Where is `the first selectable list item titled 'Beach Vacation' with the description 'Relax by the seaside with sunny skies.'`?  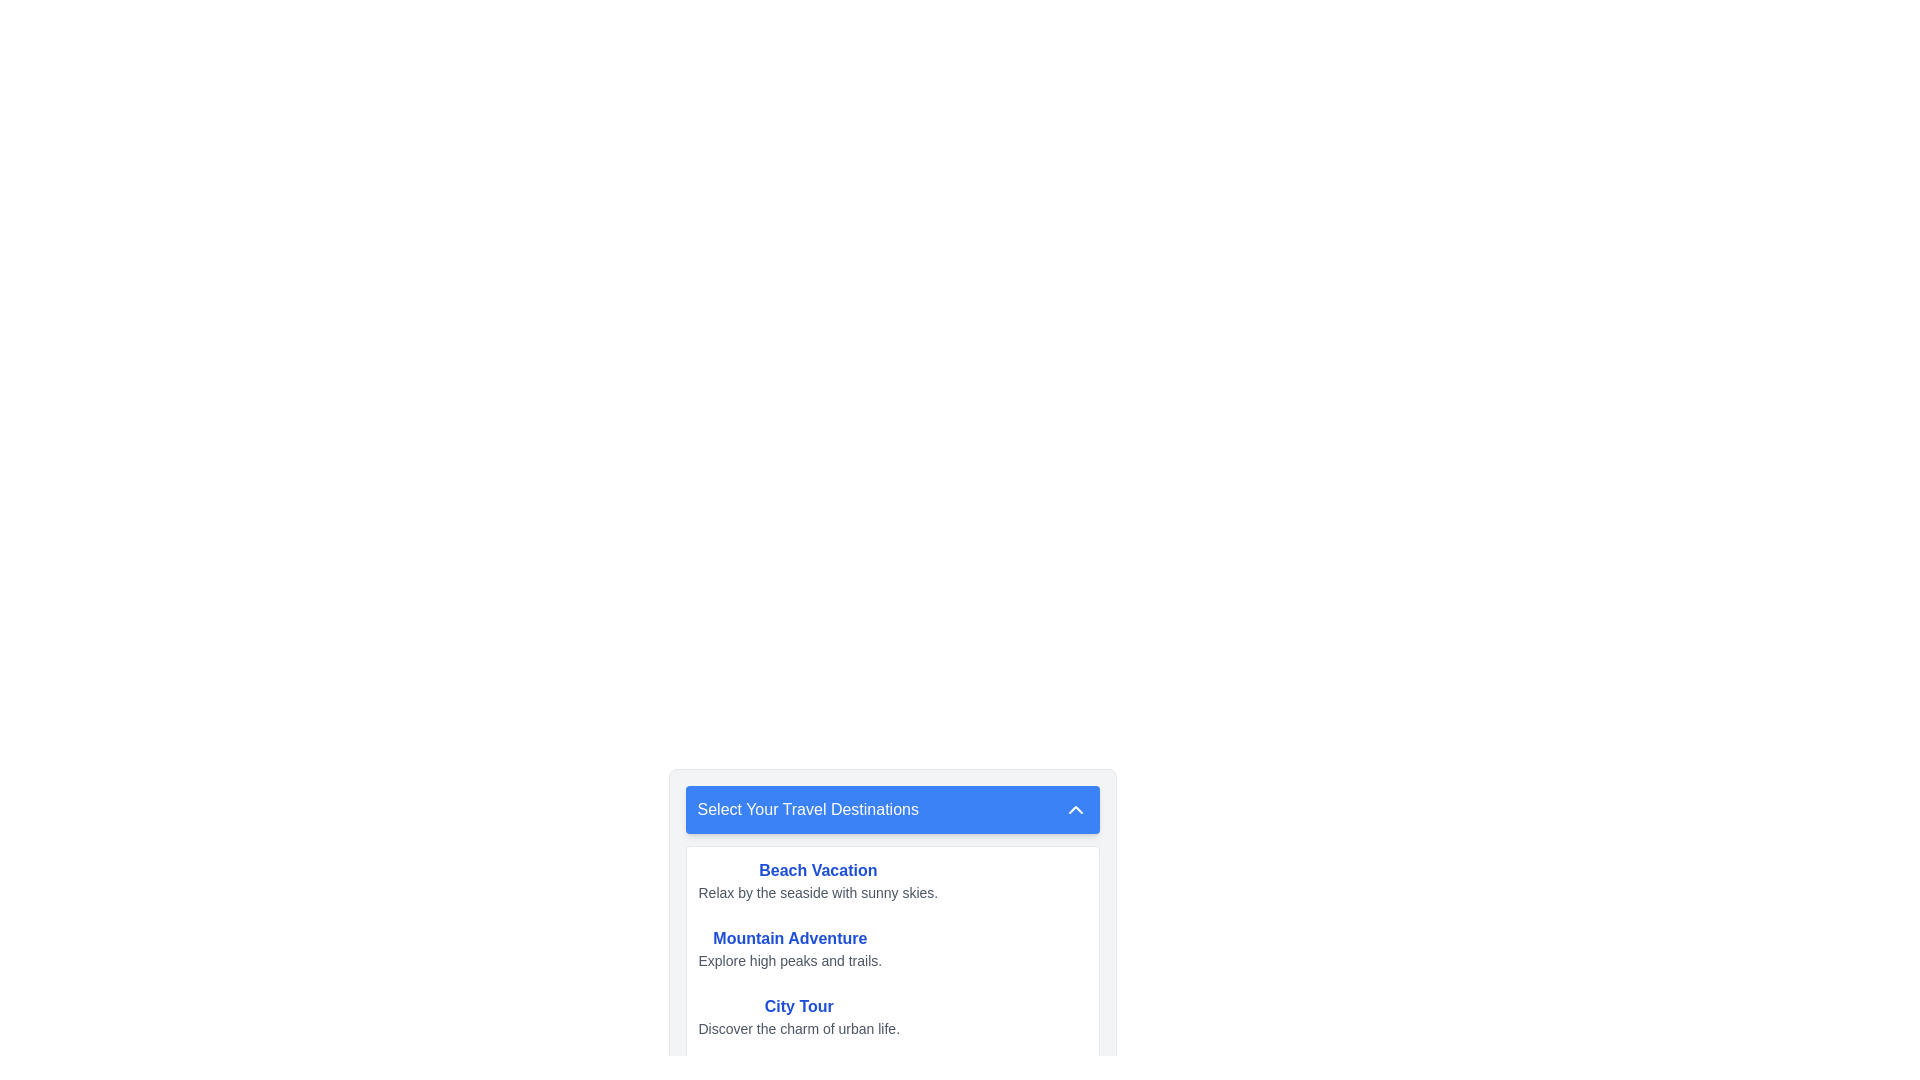 the first selectable list item titled 'Beach Vacation' with the description 'Relax by the seaside with sunny skies.' is located at coordinates (891, 879).